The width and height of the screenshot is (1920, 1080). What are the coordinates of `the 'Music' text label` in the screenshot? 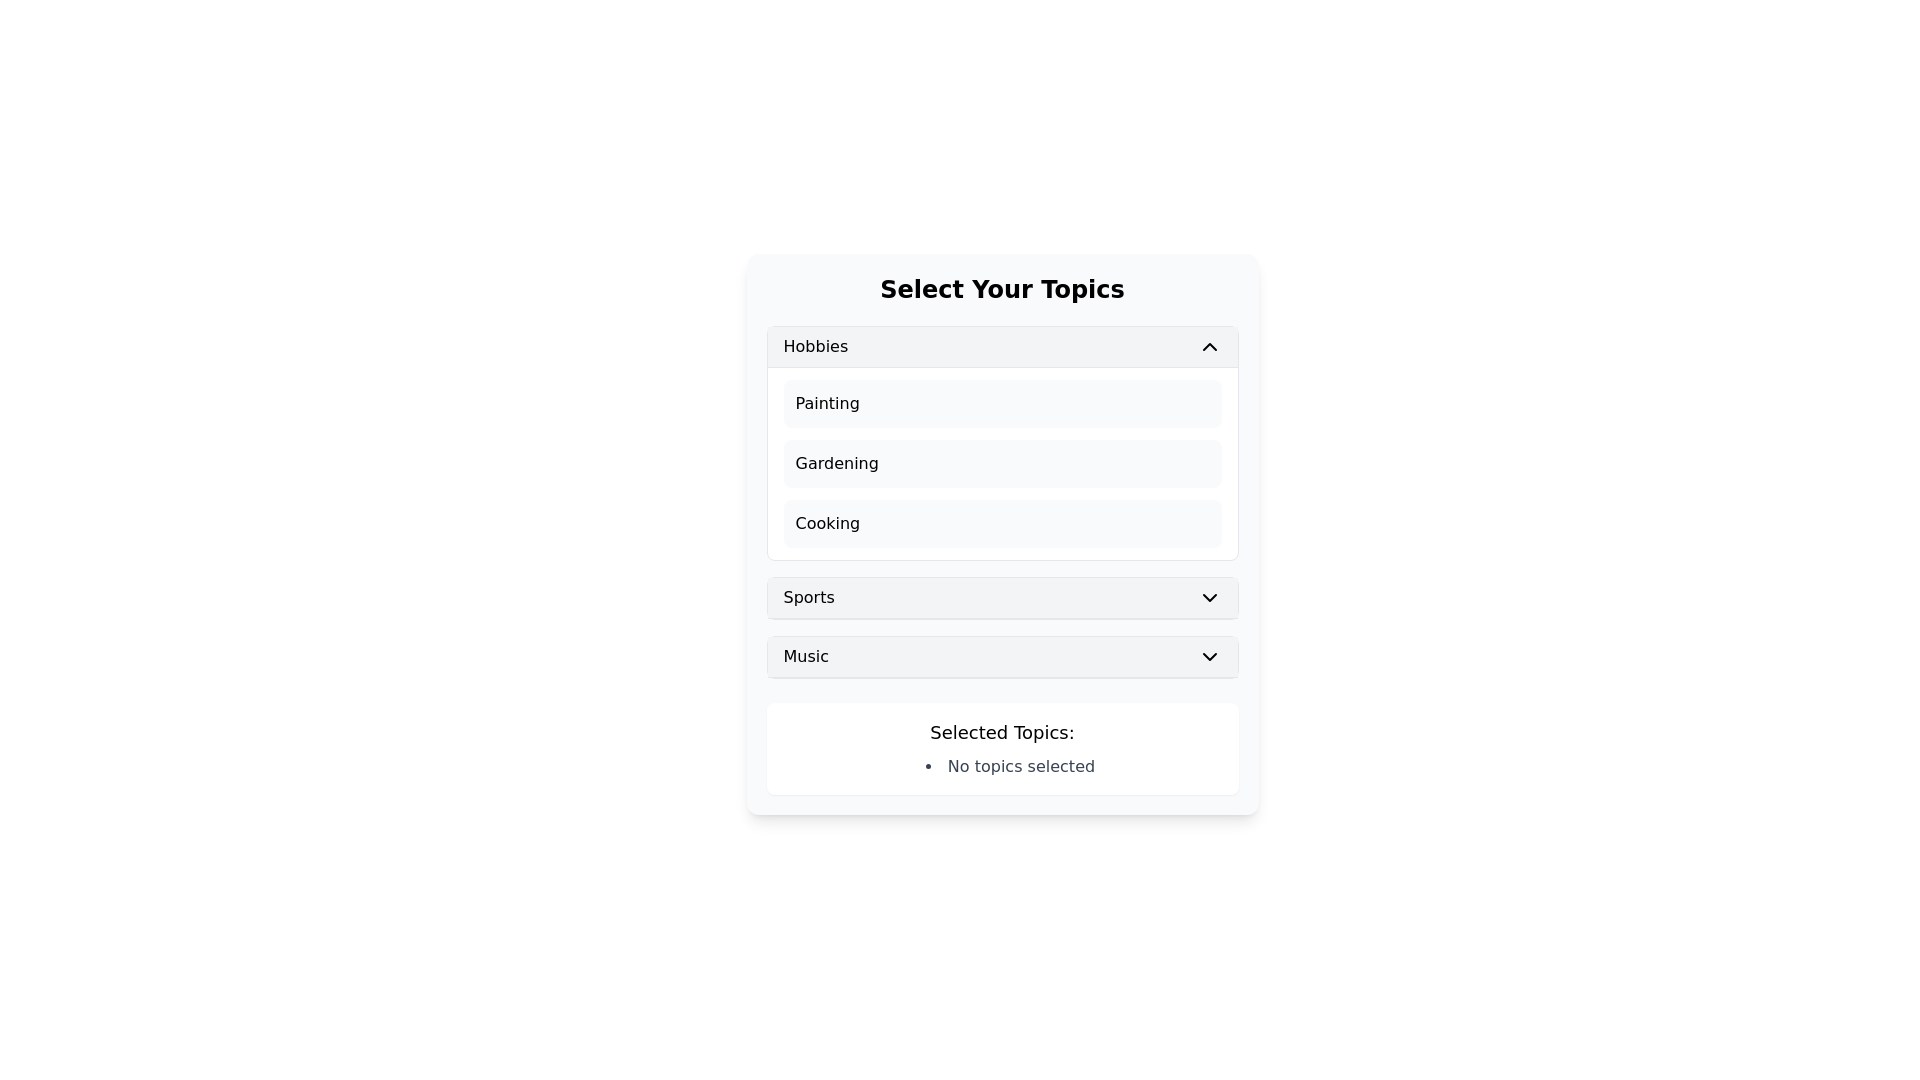 It's located at (806, 656).